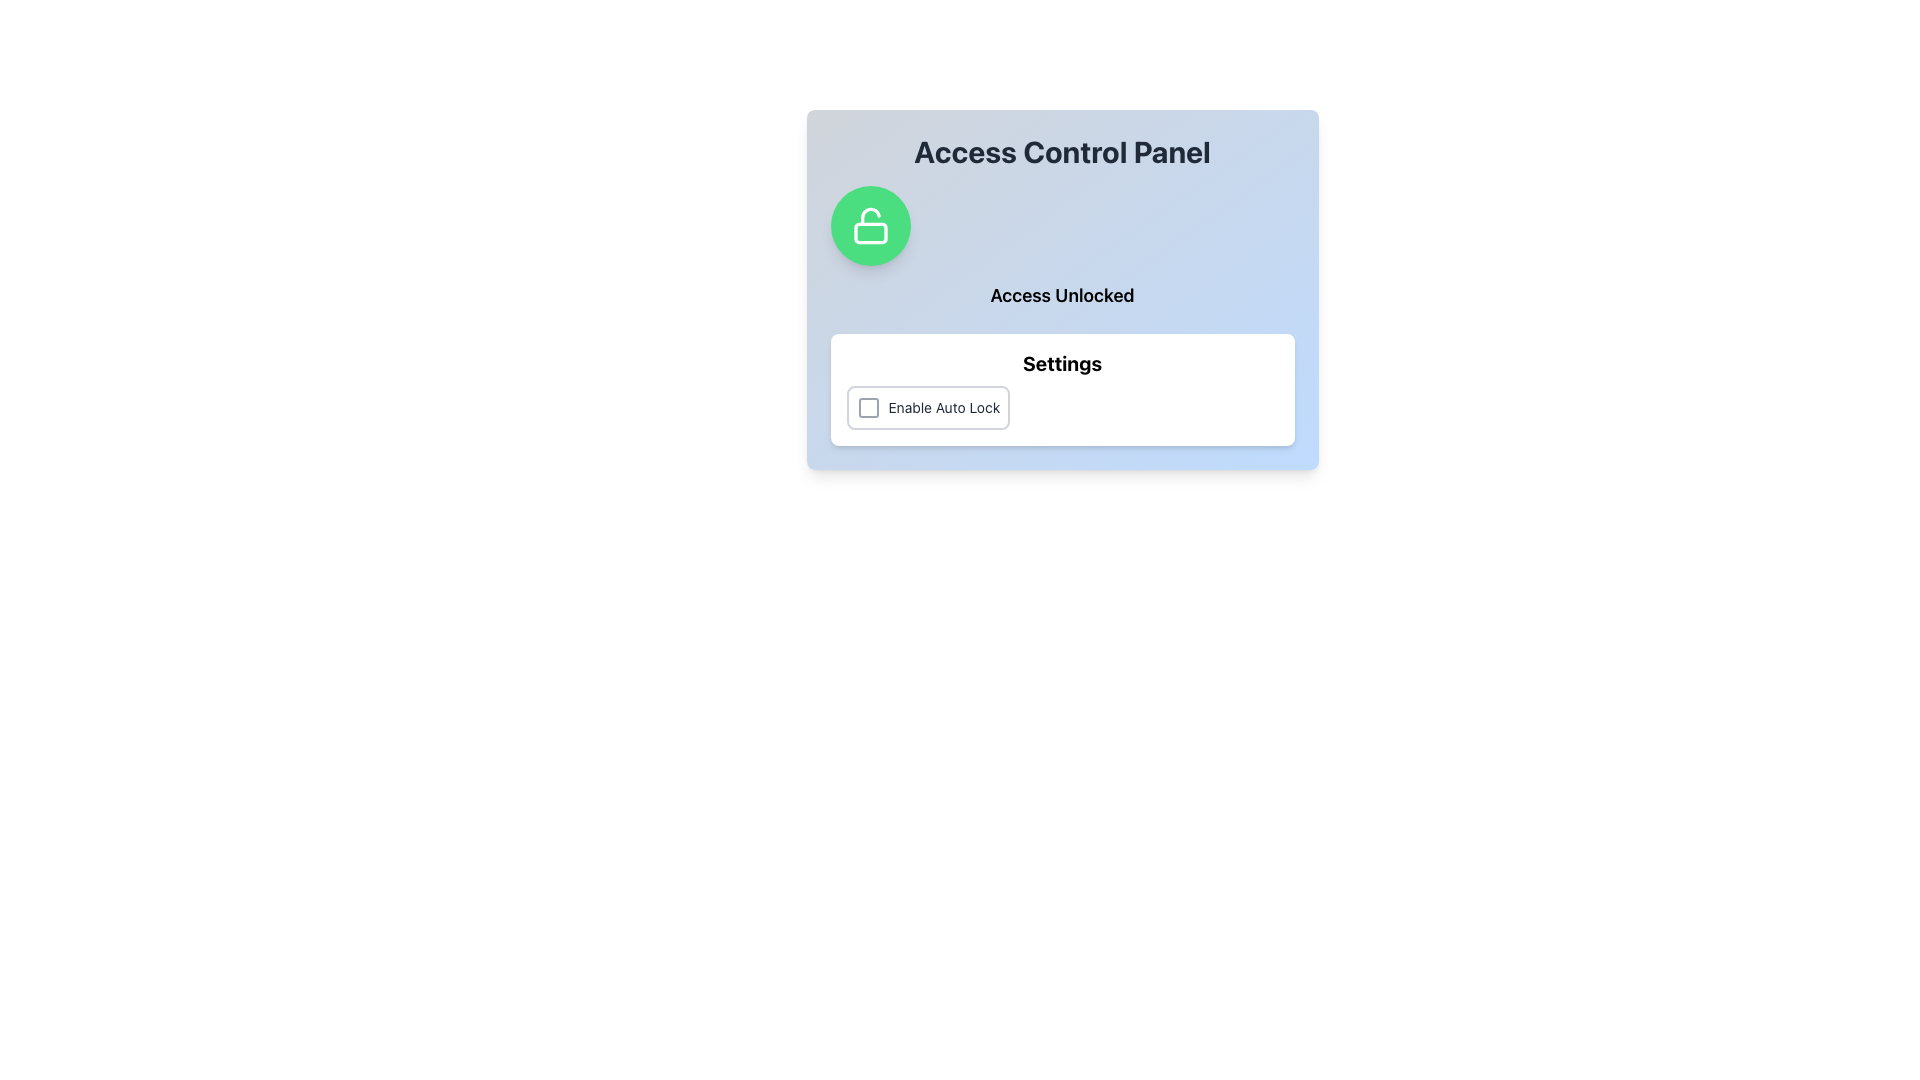 This screenshot has height=1080, width=1920. Describe the element at coordinates (870, 225) in the screenshot. I see `the open lock icon styled with a white outline on a green circular background, located inside the green circular button at the top-left corner of the 'Access Control Panel' card` at that location.